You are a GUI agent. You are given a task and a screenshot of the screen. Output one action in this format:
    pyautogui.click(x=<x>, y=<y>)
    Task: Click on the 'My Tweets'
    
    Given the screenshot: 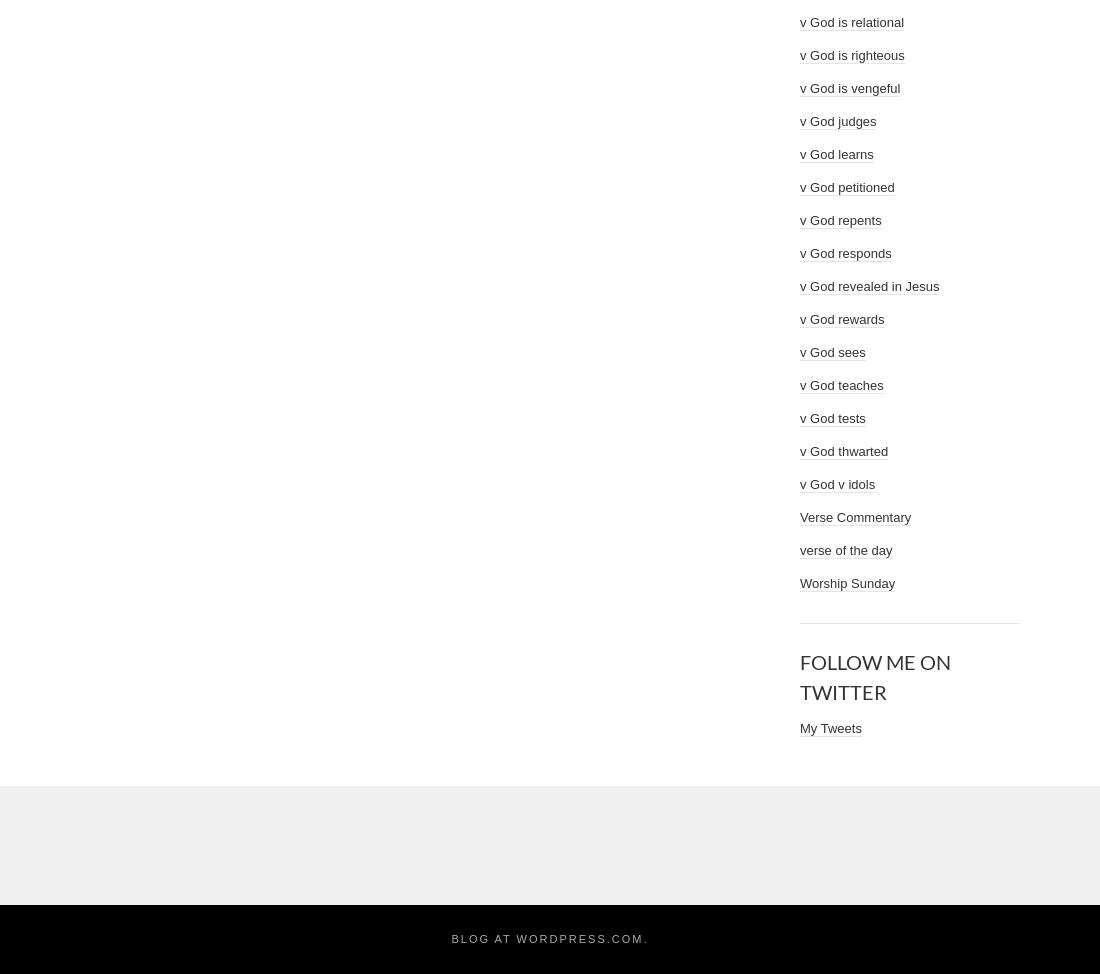 What is the action you would take?
    pyautogui.click(x=800, y=728)
    